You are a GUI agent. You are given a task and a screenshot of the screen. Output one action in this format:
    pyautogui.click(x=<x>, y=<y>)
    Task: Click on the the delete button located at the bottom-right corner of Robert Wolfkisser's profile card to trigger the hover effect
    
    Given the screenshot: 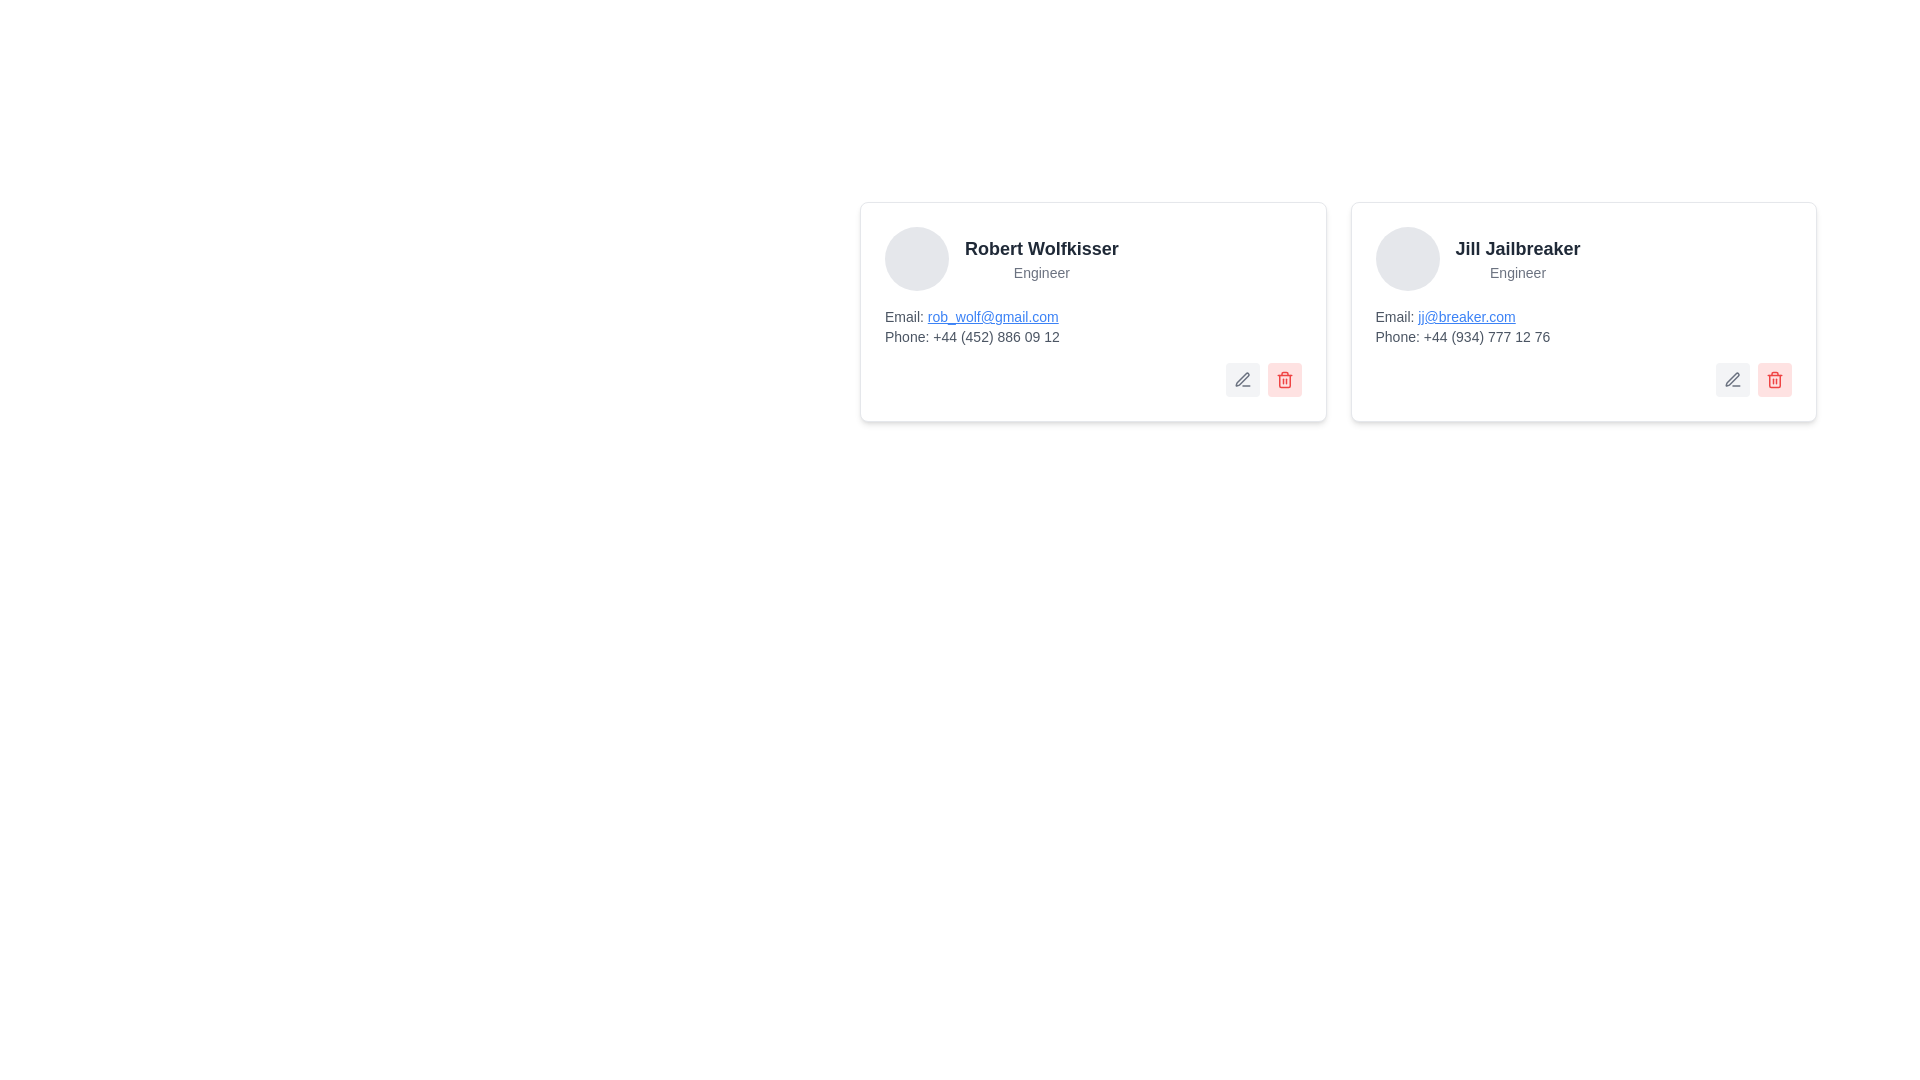 What is the action you would take?
    pyautogui.click(x=1284, y=380)
    